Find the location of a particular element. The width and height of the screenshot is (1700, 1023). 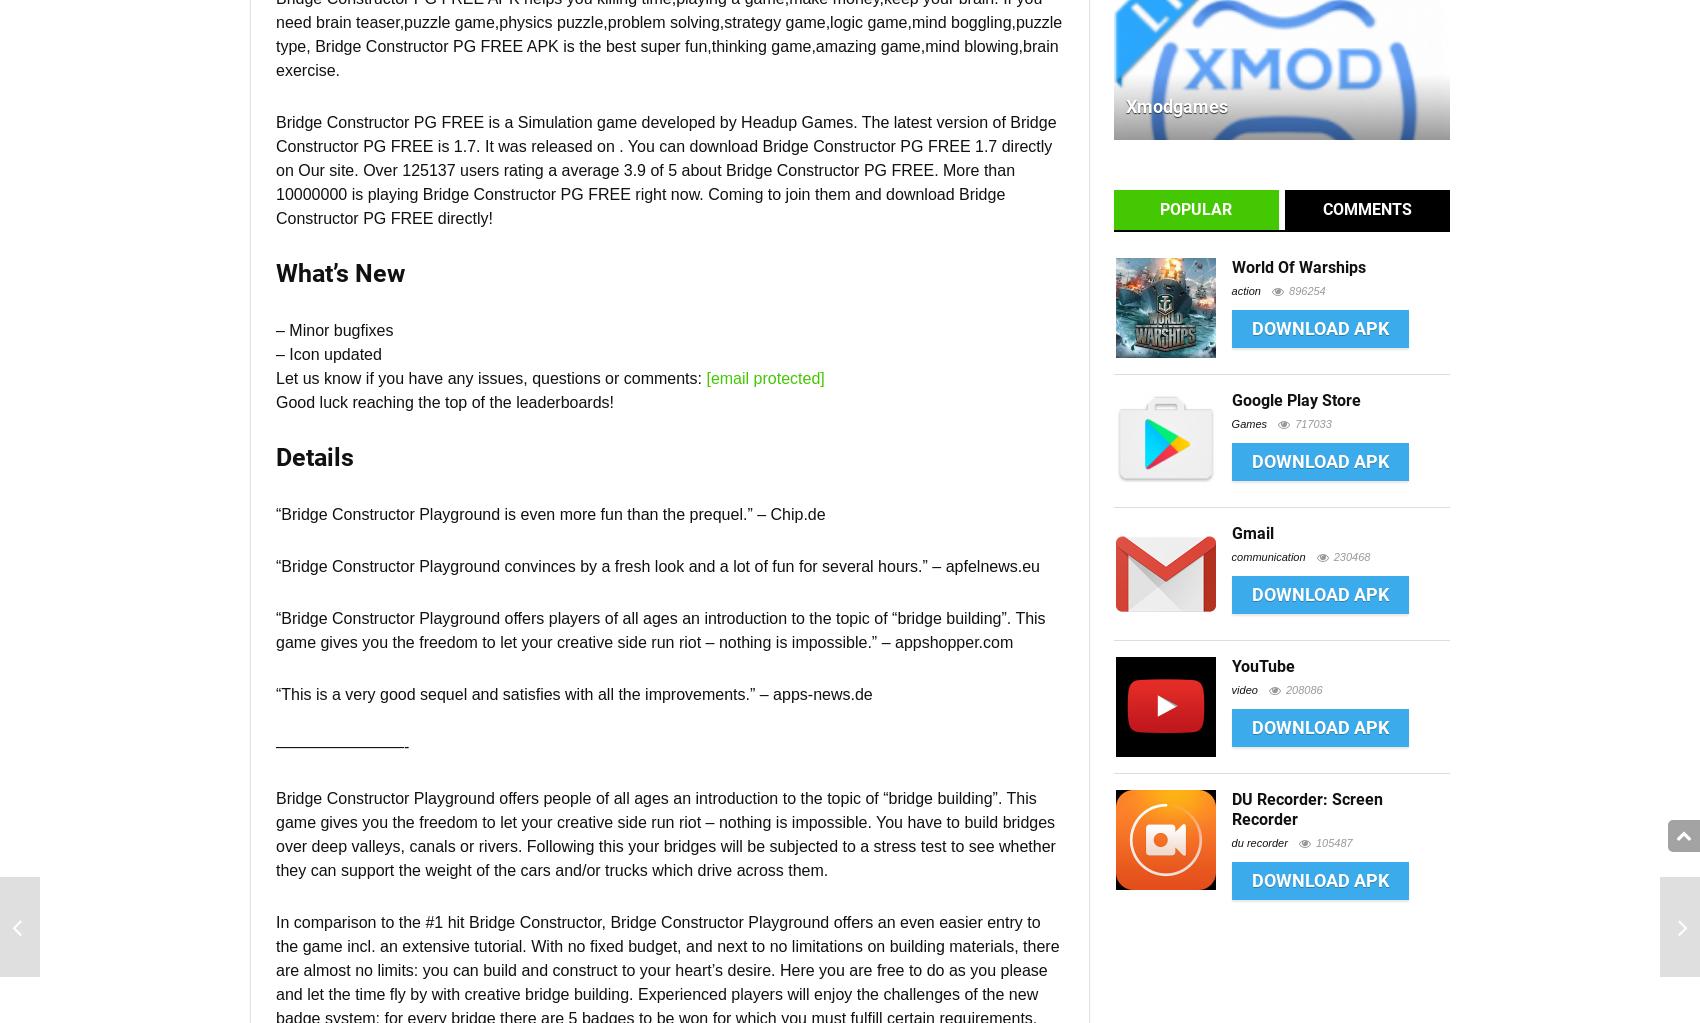

'105487' is located at coordinates (1333, 841).